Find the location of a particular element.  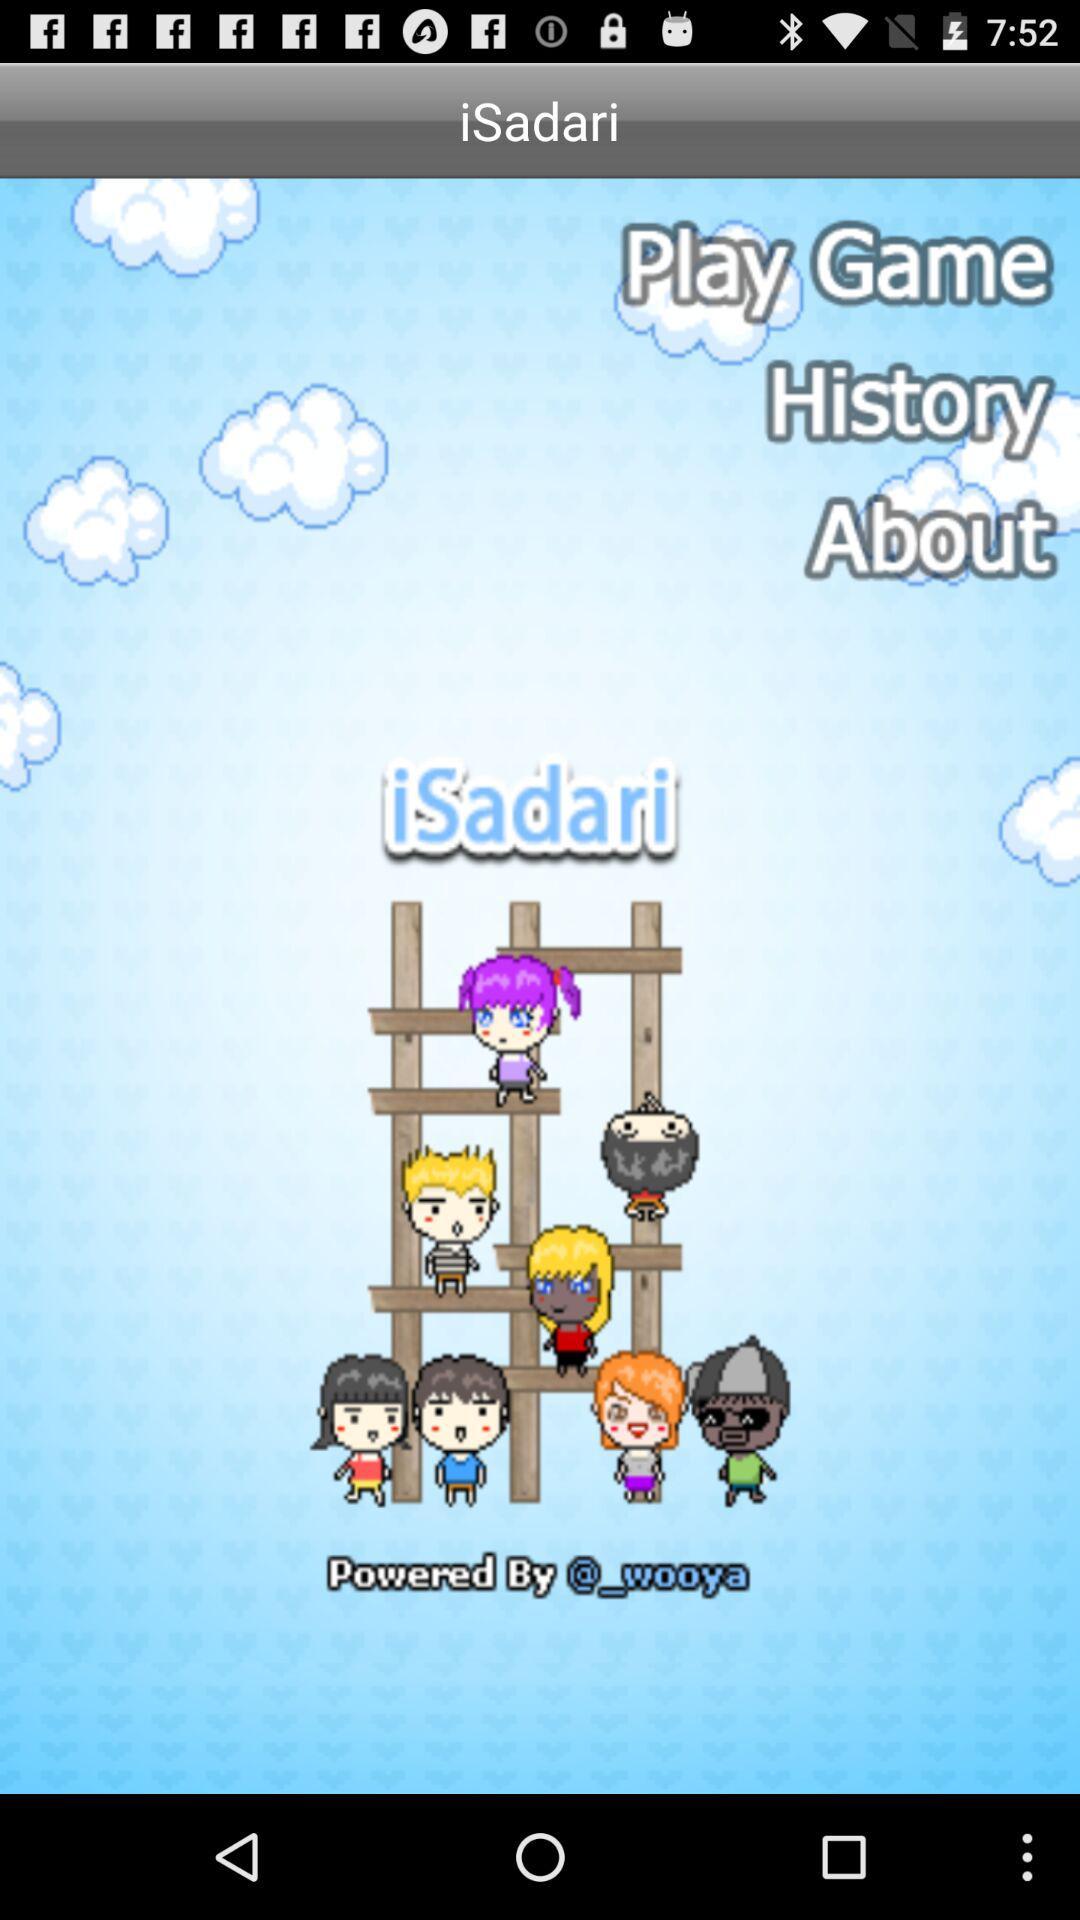

history button is located at coordinates (833, 402).